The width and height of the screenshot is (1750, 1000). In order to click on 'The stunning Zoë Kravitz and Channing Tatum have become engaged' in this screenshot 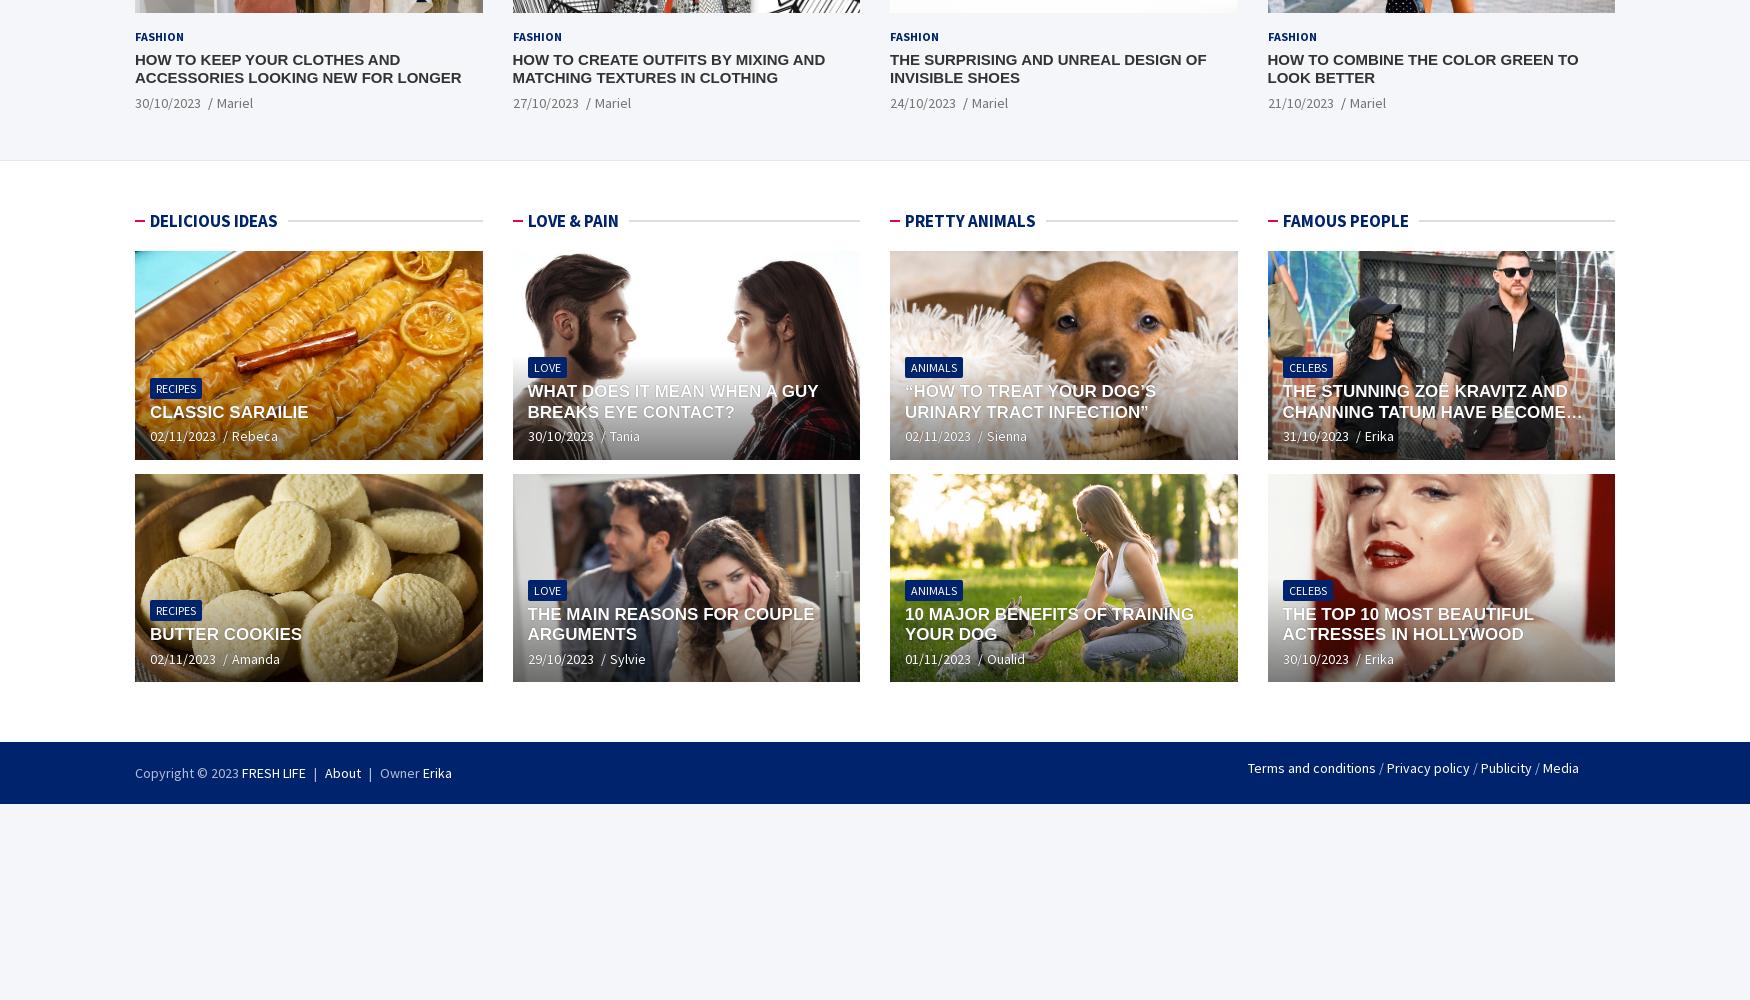, I will do `click(1423, 412)`.